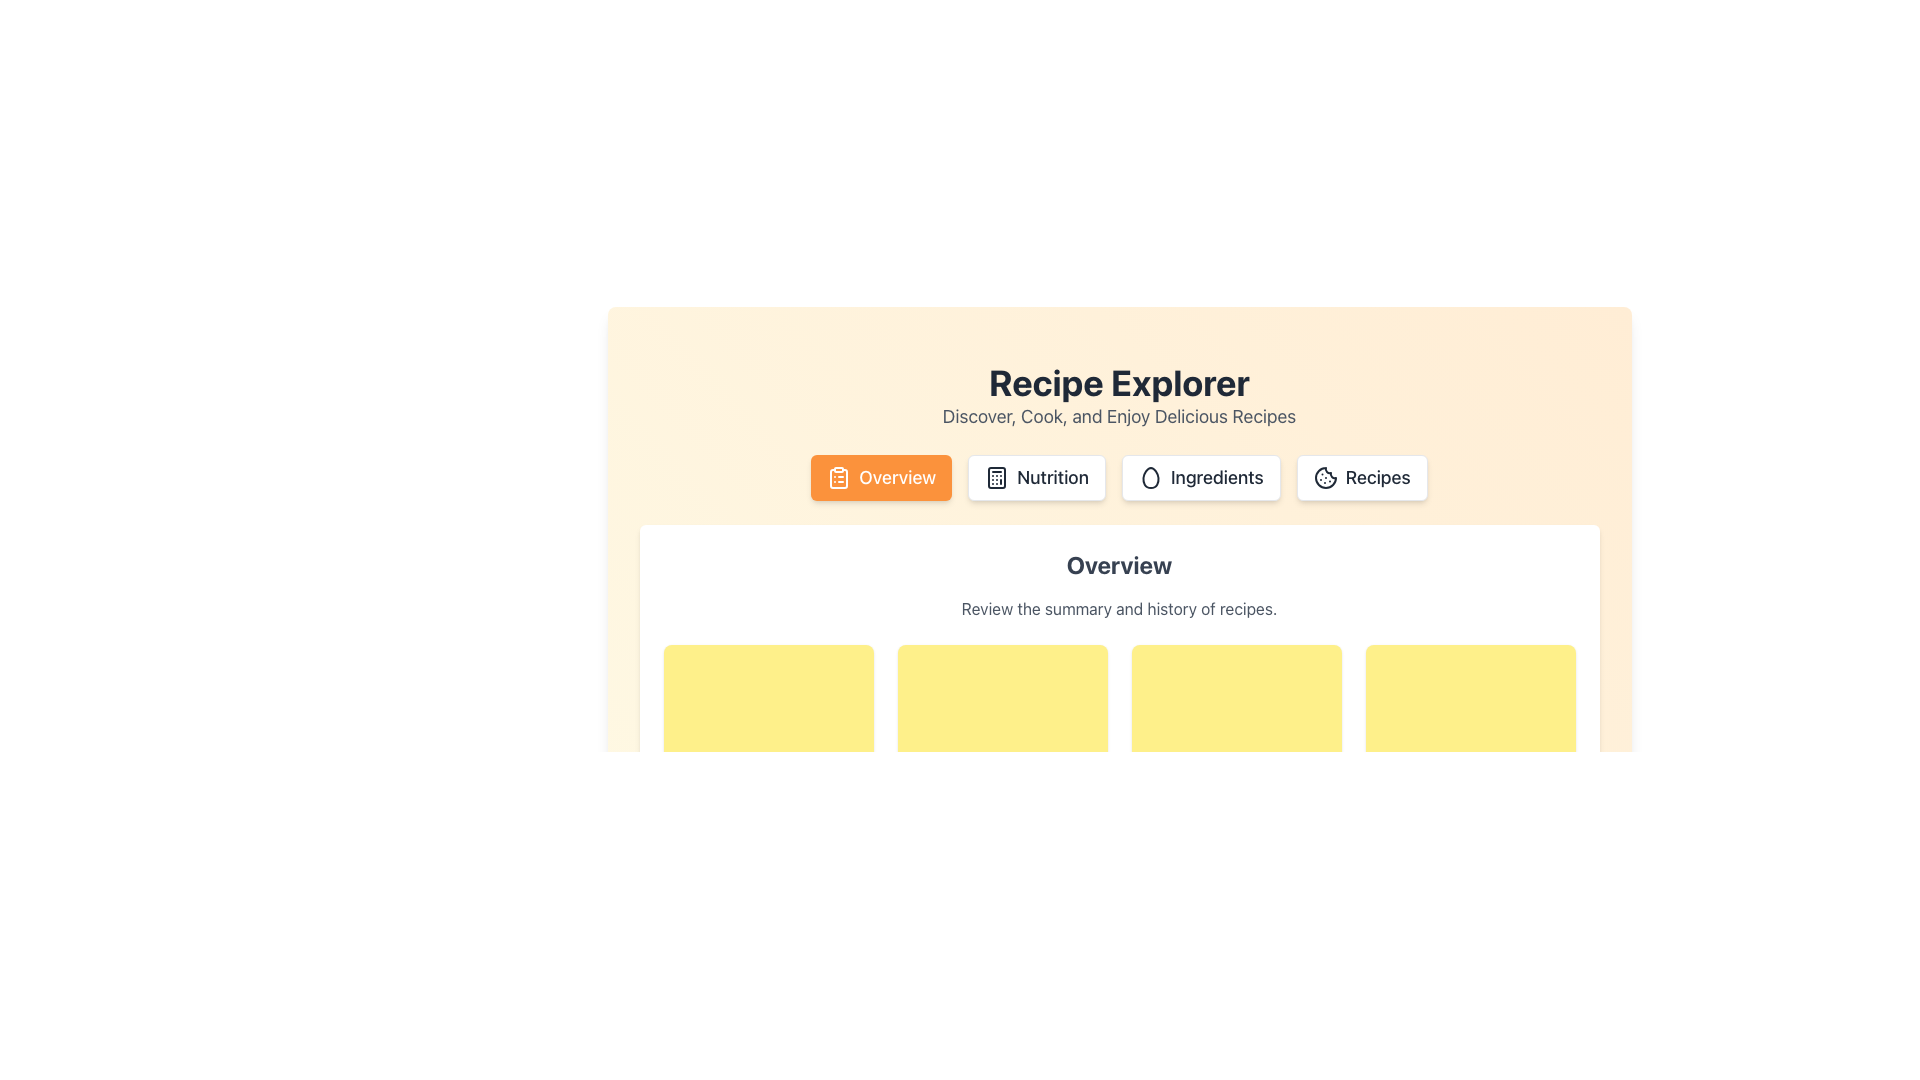  Describe the element at coordinates (1118, 564) in the screenshot. I see `the bold, centered title text element labeled 'Overview' located at the upper center of a card-like white panel` at that location.